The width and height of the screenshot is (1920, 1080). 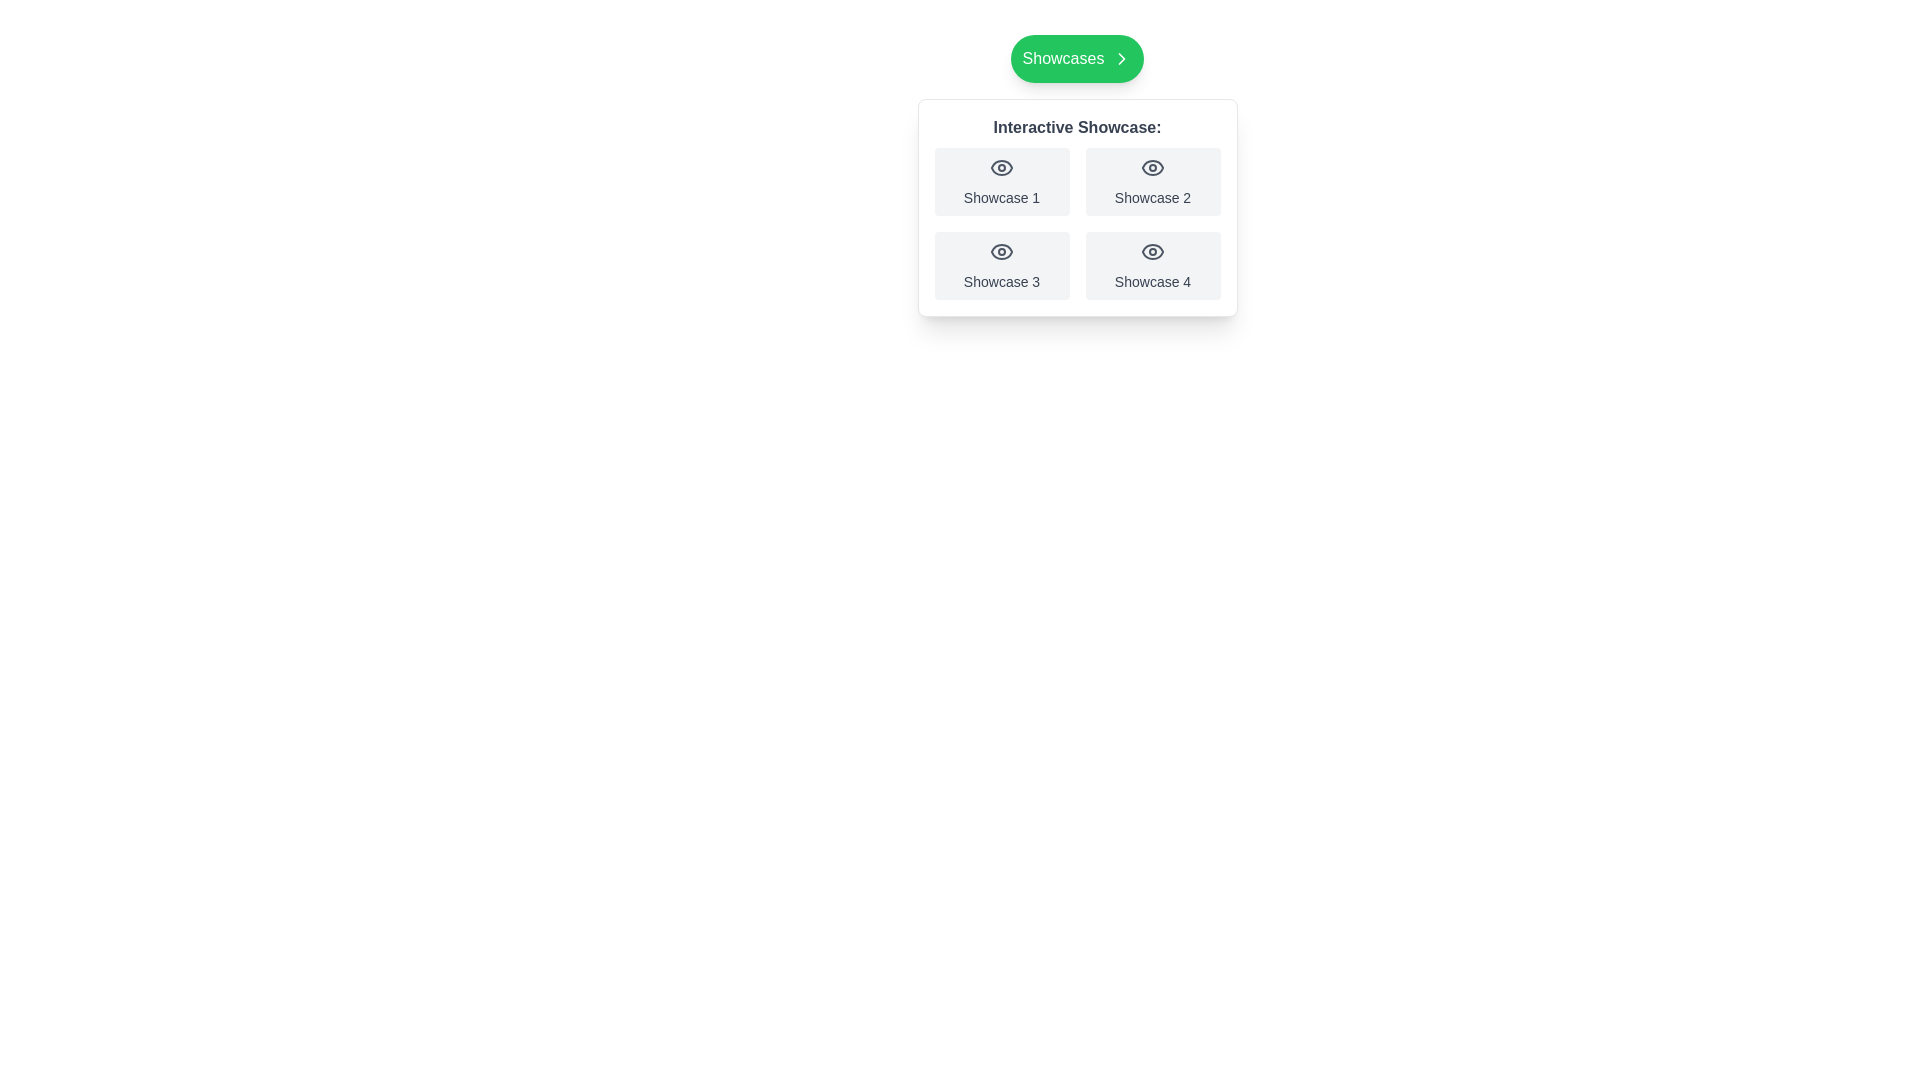 I want to click on the text label reading 'Showcase 4', which is located in the bottom-right corner of the 'Interactive Showcase' section, so click(x=1152, y=281).